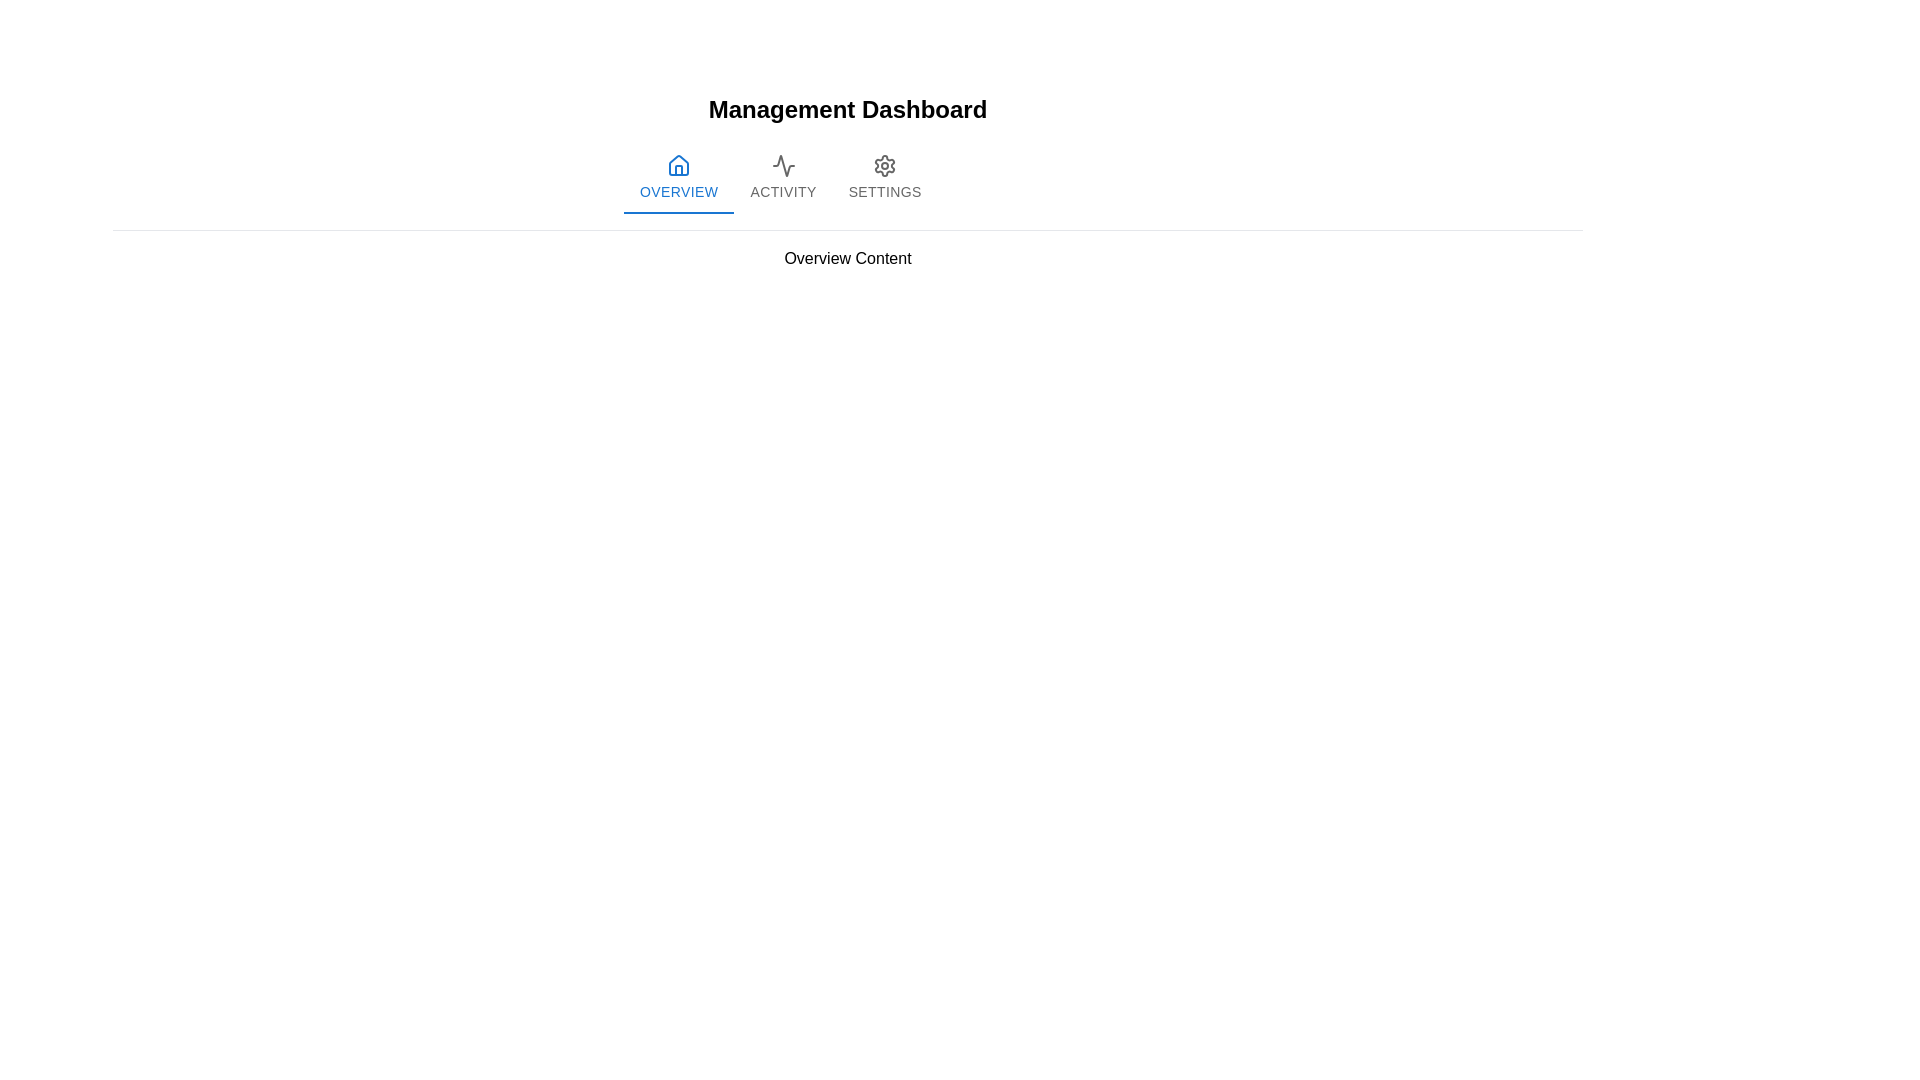 The height and width of the screenshot is (1080, 1920). I want to click on the text label displaying 'Overview Content' located centrally under the 'Overview' section header, just below a thin gray dividing line, so click(848, 257).